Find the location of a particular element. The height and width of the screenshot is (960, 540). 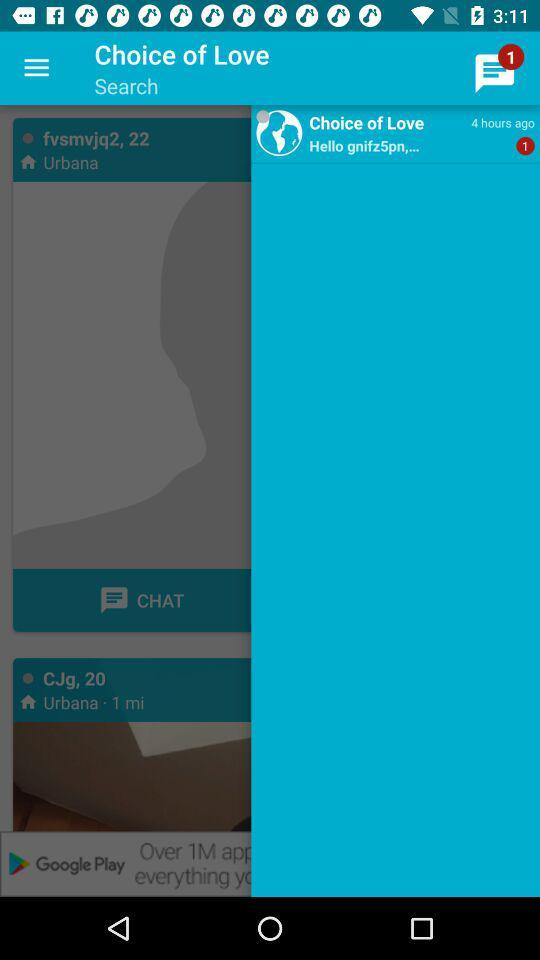

icon which is at the top right of the page is located at coordinates (494, 74).